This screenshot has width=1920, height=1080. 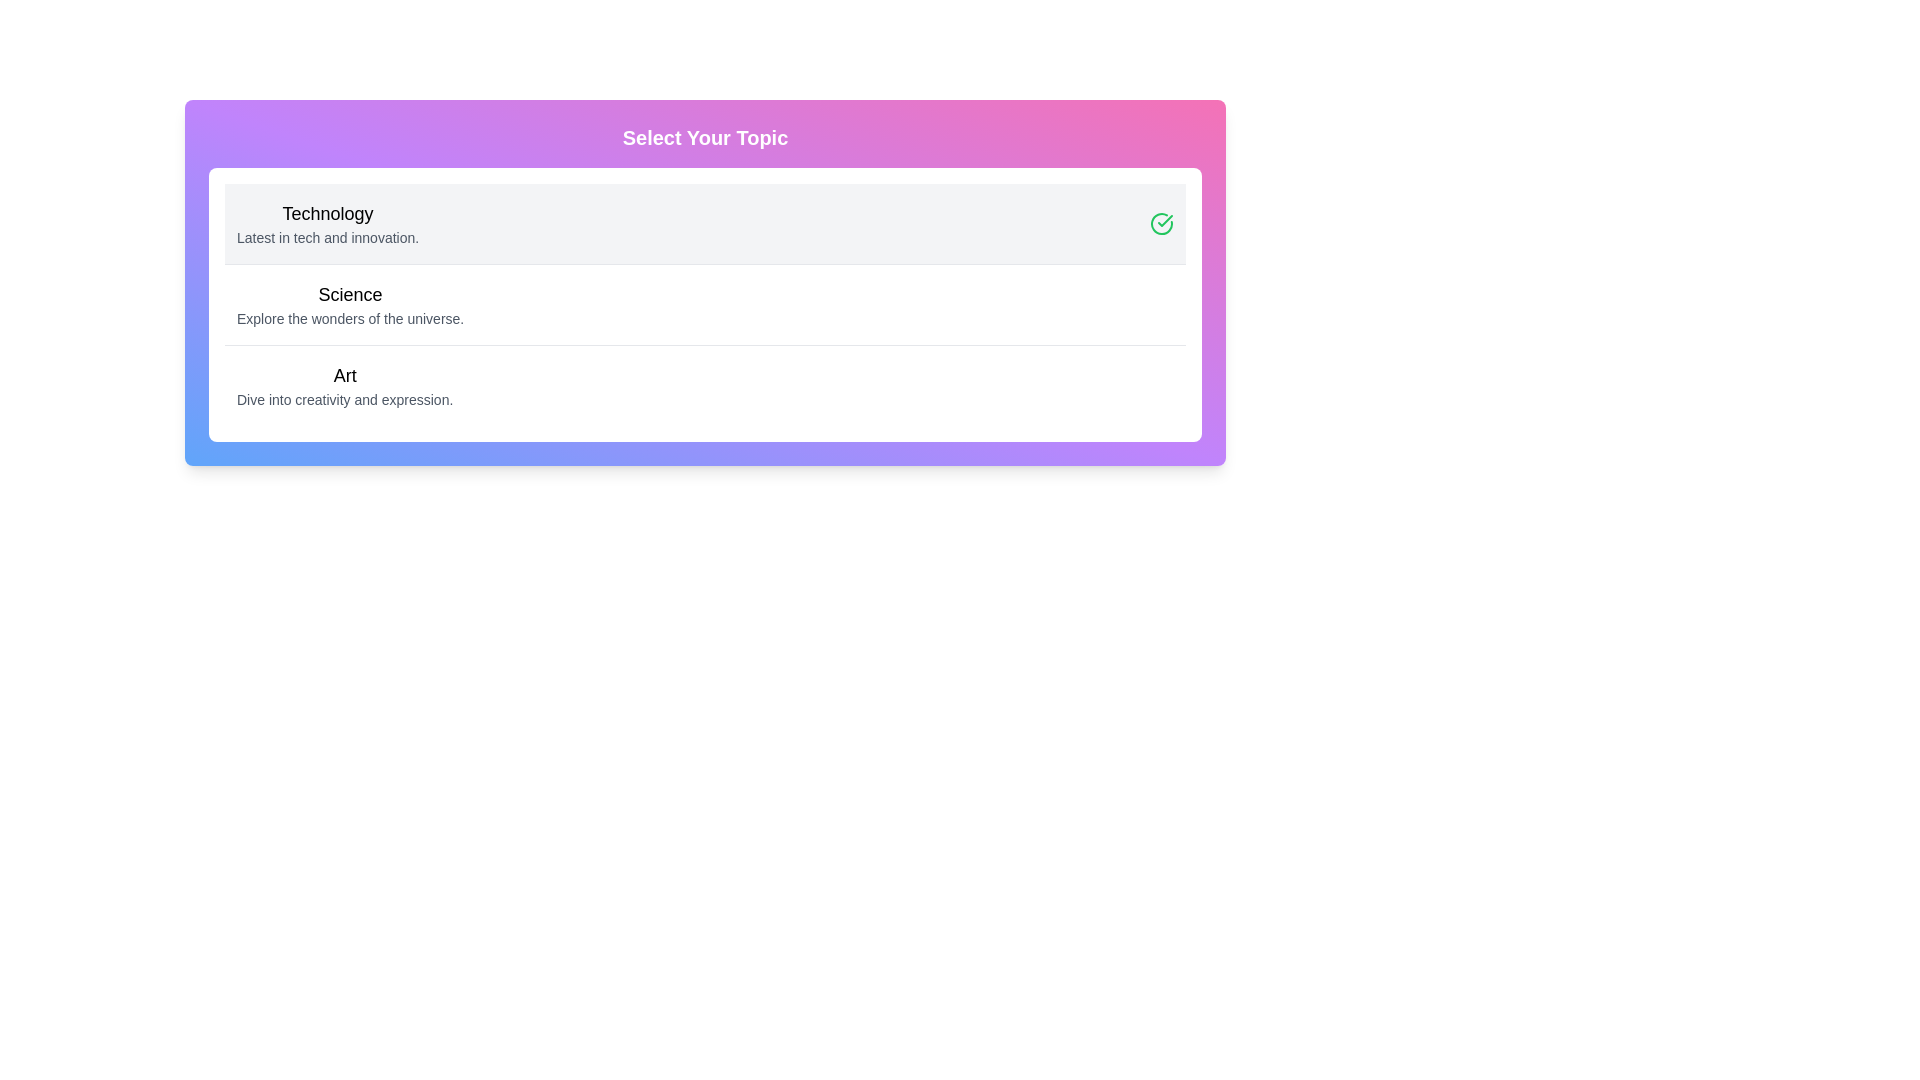 What do you see at coordinates (350, 318) in the screenshot?
I see `the text label that says 'Explore the wonders of the universe.' located below the 'Science' header in the topic selection section` at bounding box center [350, 318].